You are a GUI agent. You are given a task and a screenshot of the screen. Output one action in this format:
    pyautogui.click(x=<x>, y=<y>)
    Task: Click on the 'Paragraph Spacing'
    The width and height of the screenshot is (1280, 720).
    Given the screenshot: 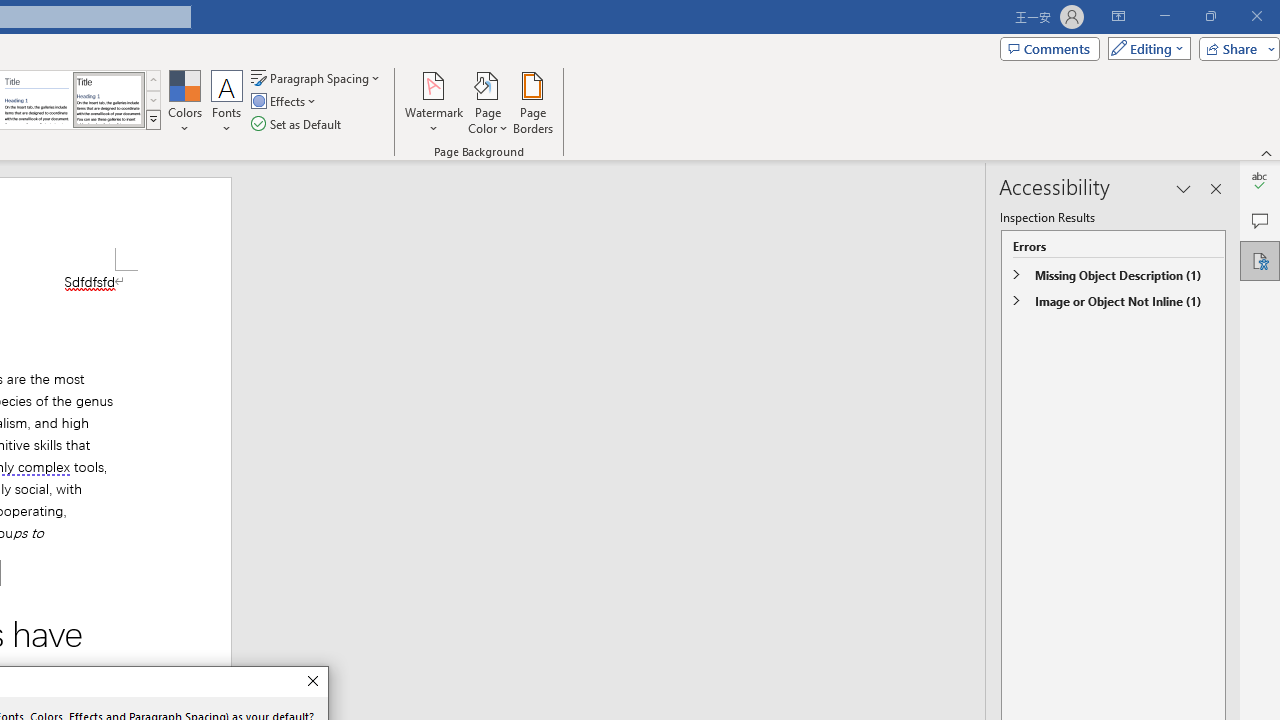 What is the action you would take?
    pyautogui.click(x=316, y=77)
    